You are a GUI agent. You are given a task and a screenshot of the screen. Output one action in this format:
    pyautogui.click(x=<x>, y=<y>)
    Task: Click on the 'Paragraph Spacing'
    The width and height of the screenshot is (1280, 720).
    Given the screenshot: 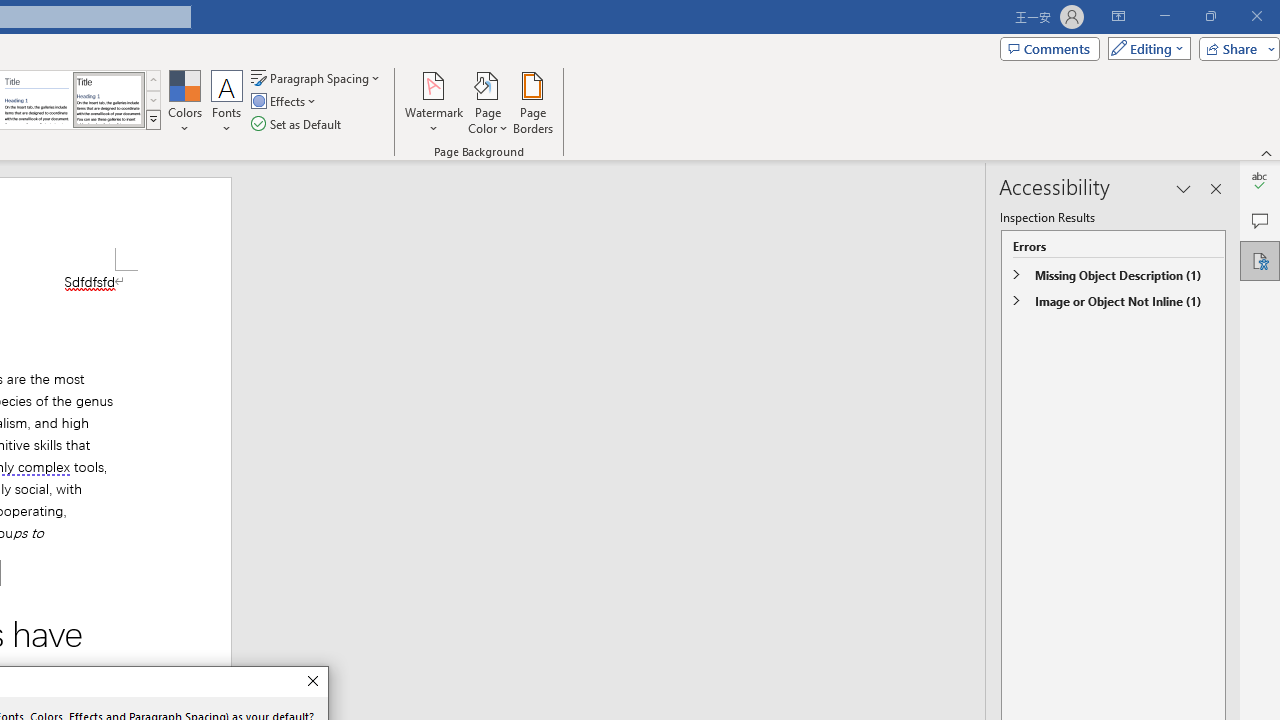 What is the action you would take?
    pyautogui.click(x=316, y=77)
    